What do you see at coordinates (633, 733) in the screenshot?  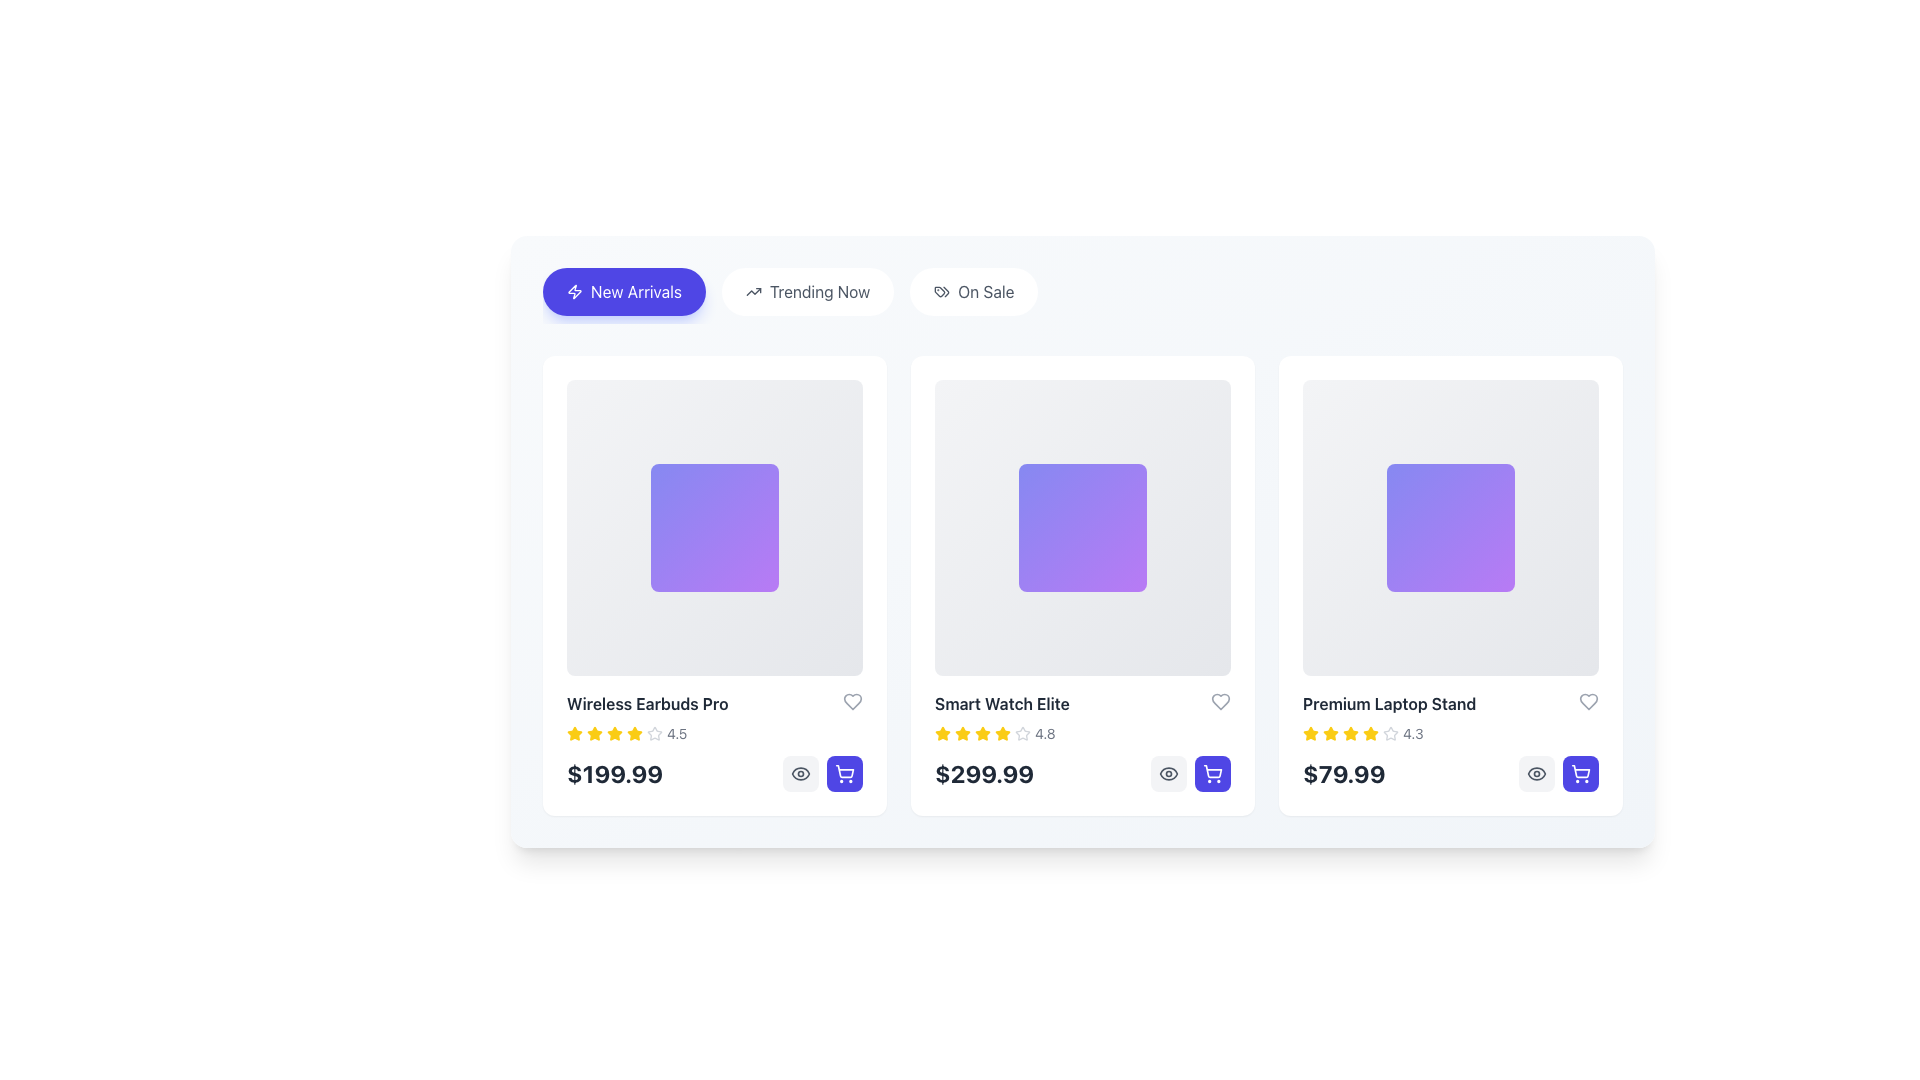 I see `the star icon at the far-right end of the interactive star group above the numerical rating '4.5' for the product 'Wireless Earbuds Pro' to interact with it` at bounding box center [633, 733].